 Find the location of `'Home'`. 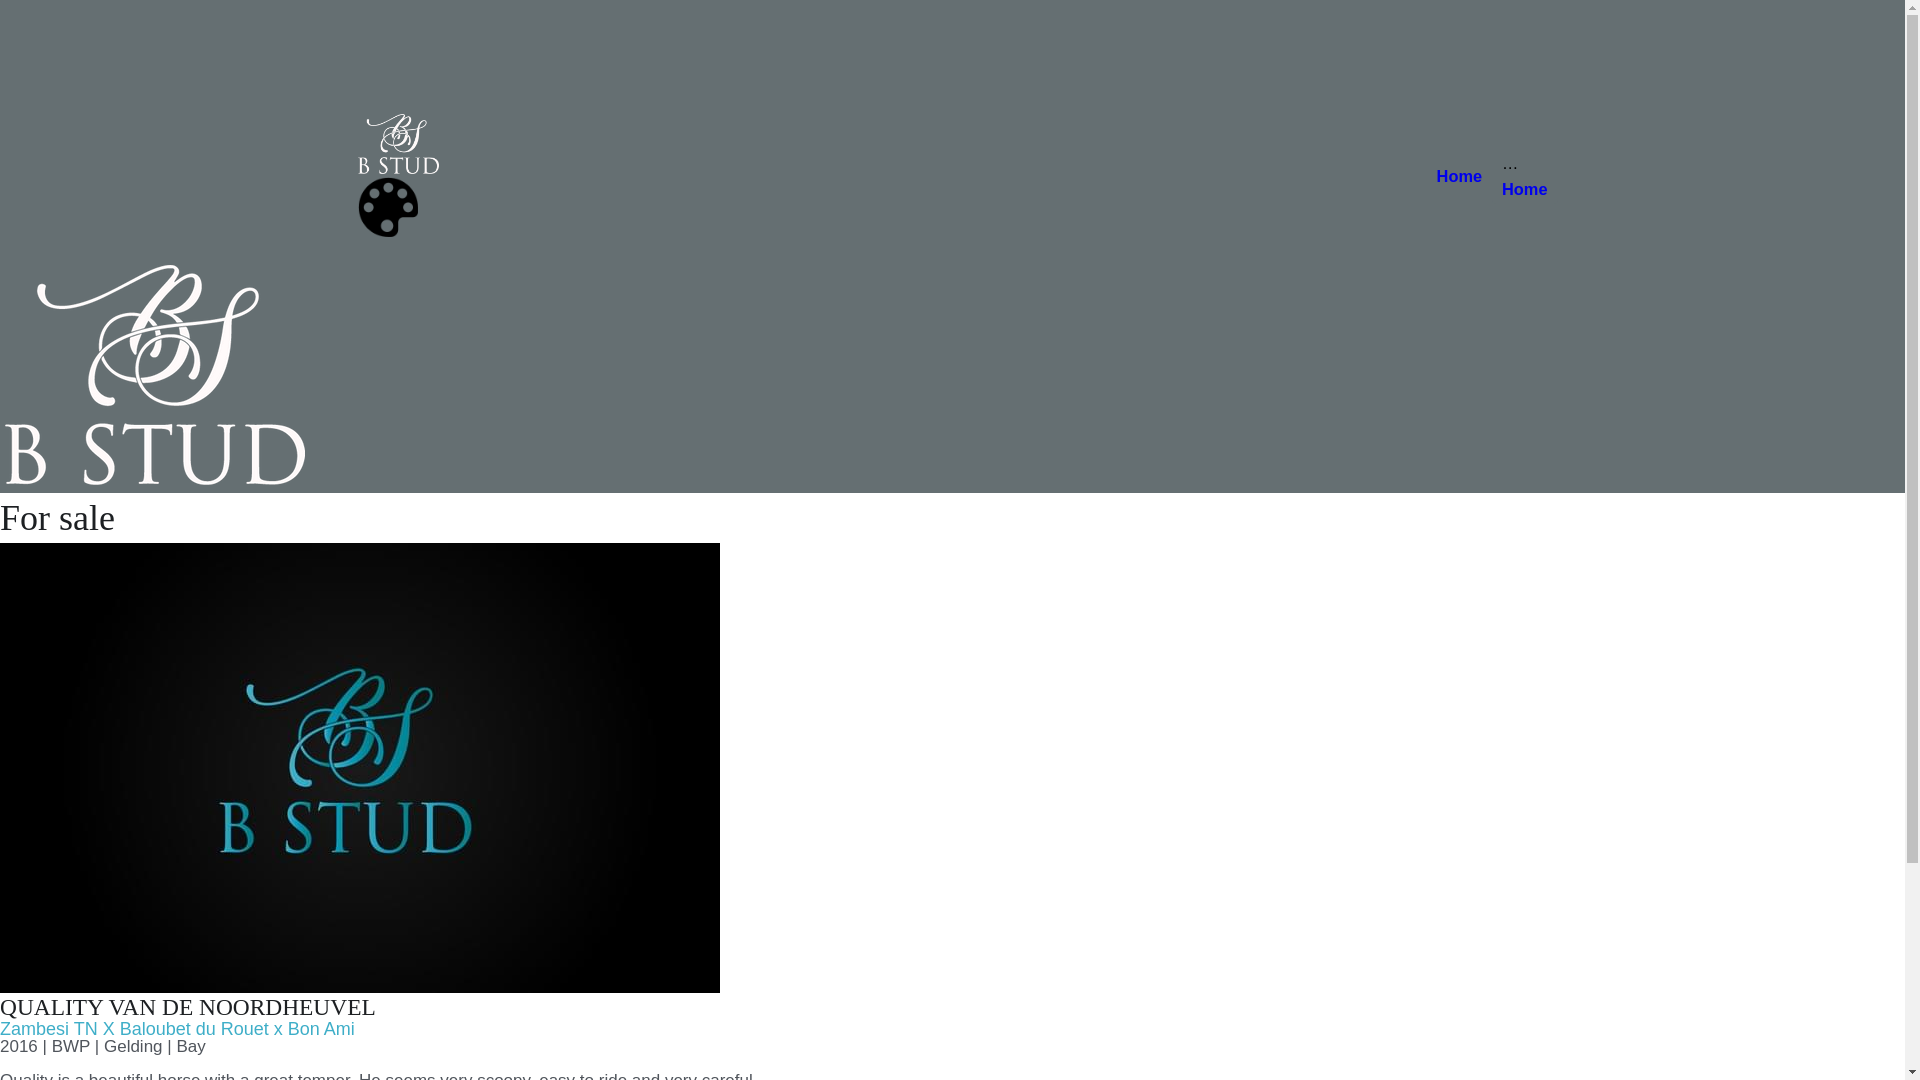

'Home' is located at coordinates (1523, 189).